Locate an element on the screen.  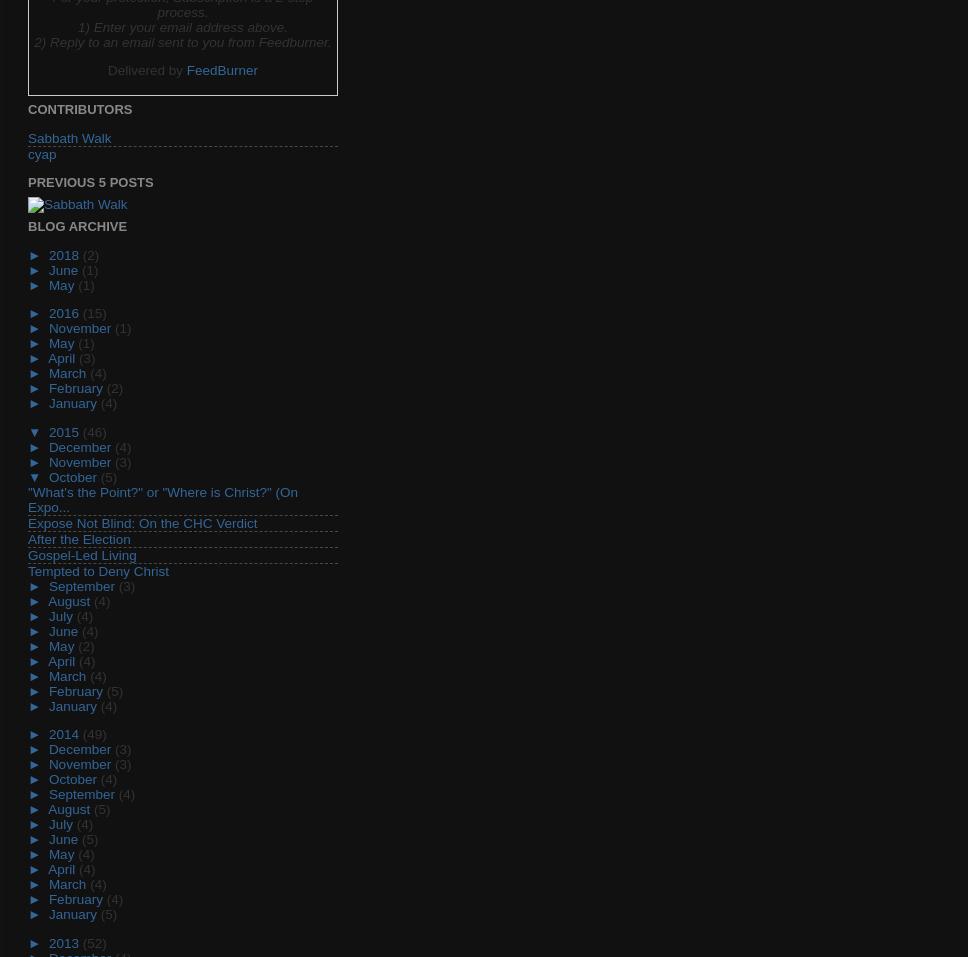
'1) Enter your email address above.' is located at coordinates (75, 25).